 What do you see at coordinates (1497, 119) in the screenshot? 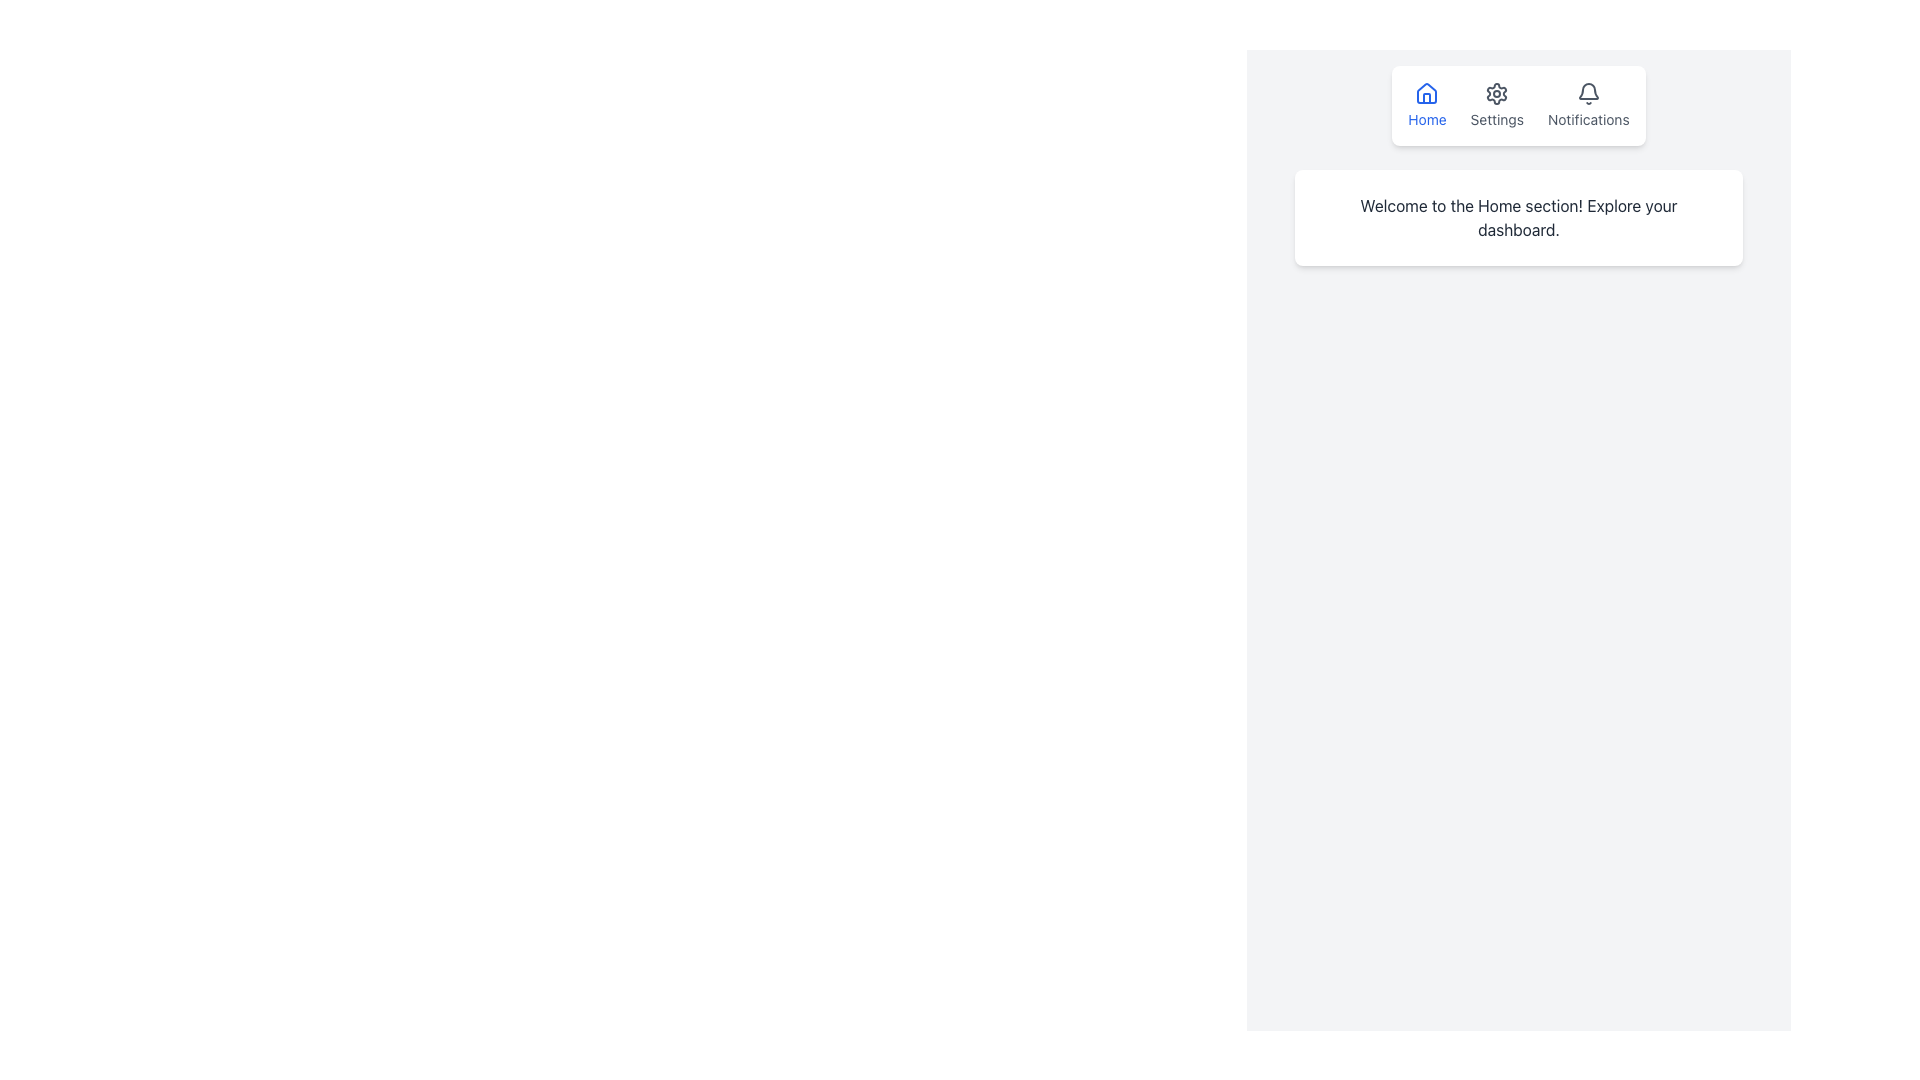
I see `displayed text of the 'Settings' label, which serves as a descriptive text for the associated icon in the navigation card` at bounding box center [1497, 119].